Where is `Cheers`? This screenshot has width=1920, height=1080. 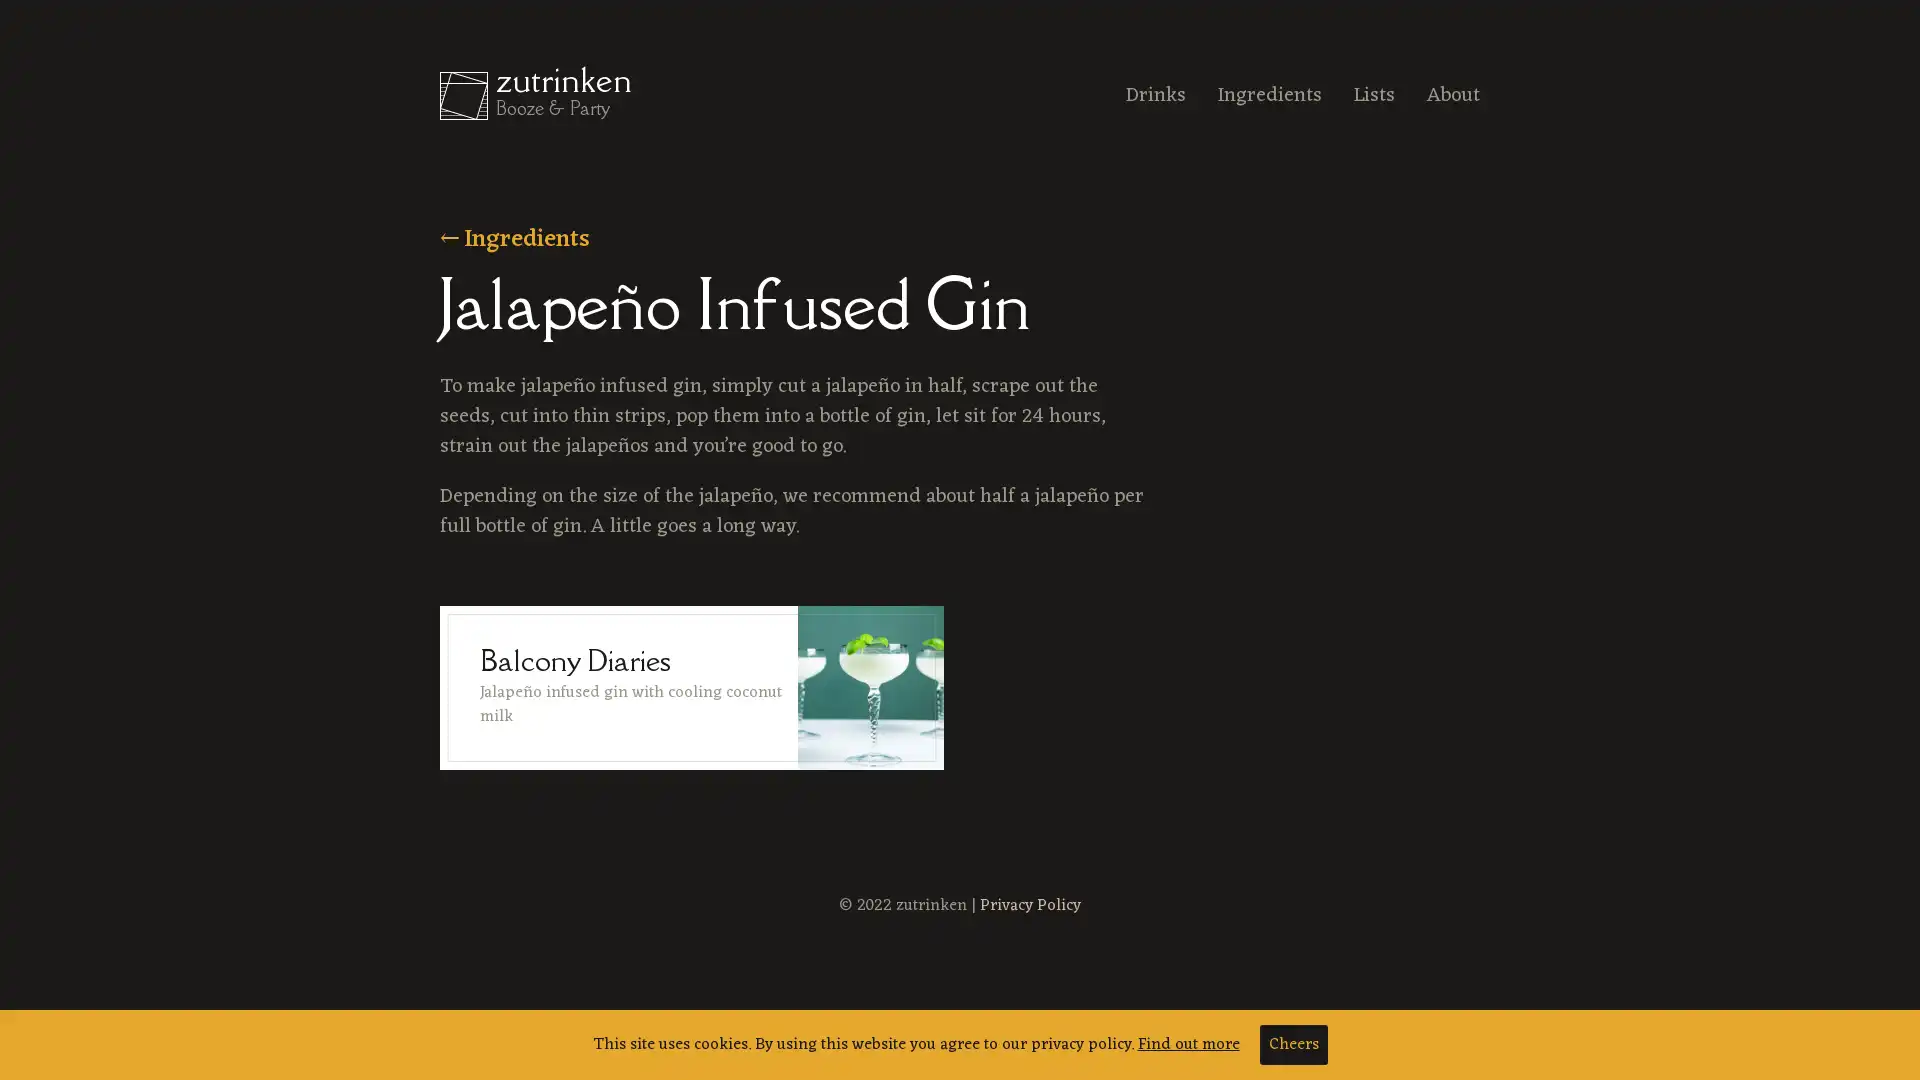
Cheers is located at coordinates (1292, 1044).